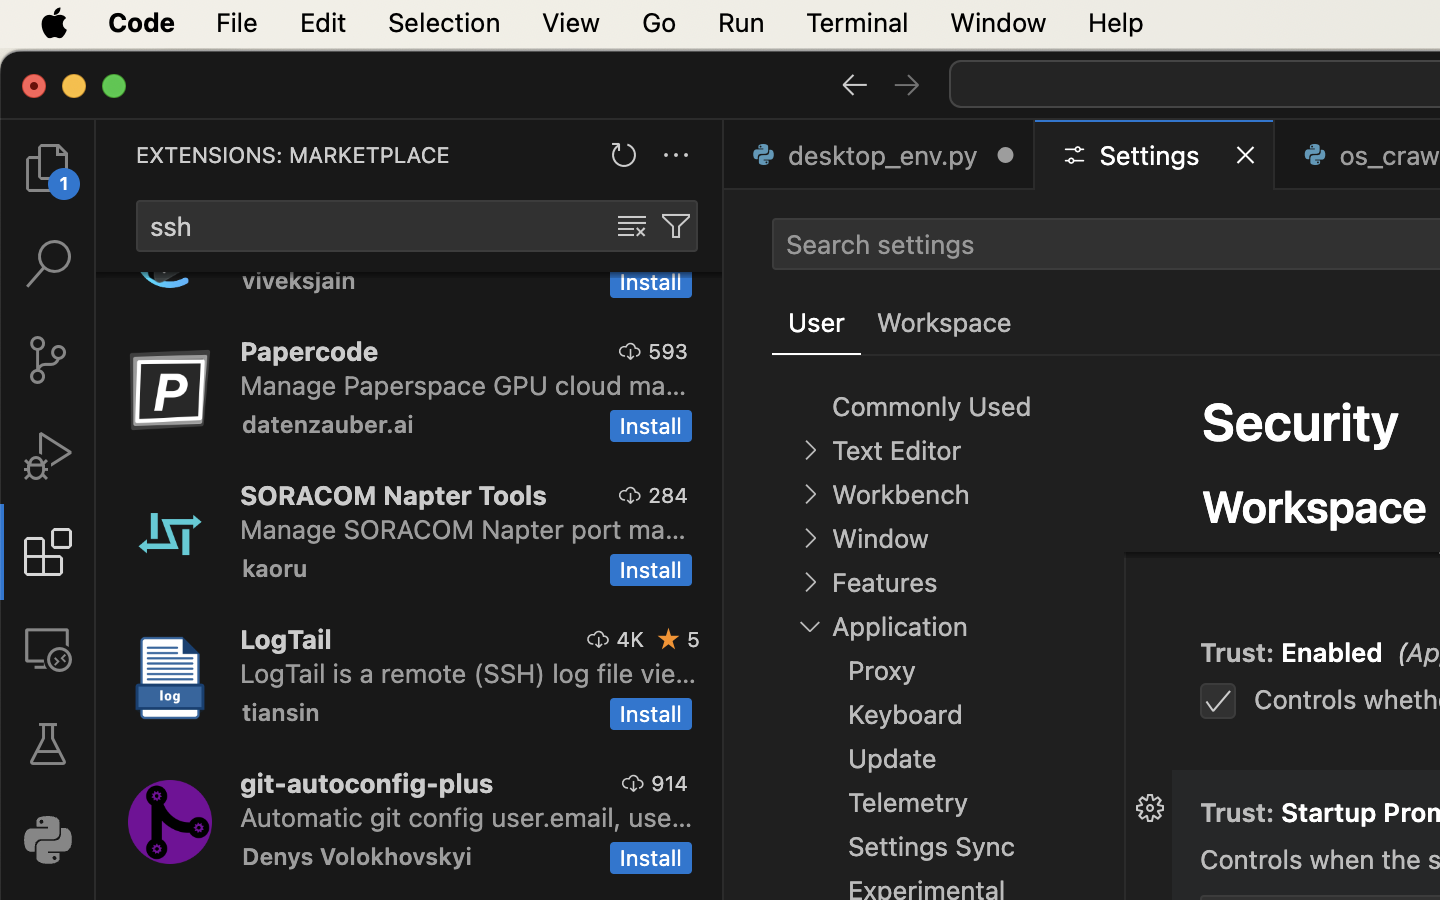 The image size is (1440, 900). I want to click on 'Settings Sync', so click(931, 846).